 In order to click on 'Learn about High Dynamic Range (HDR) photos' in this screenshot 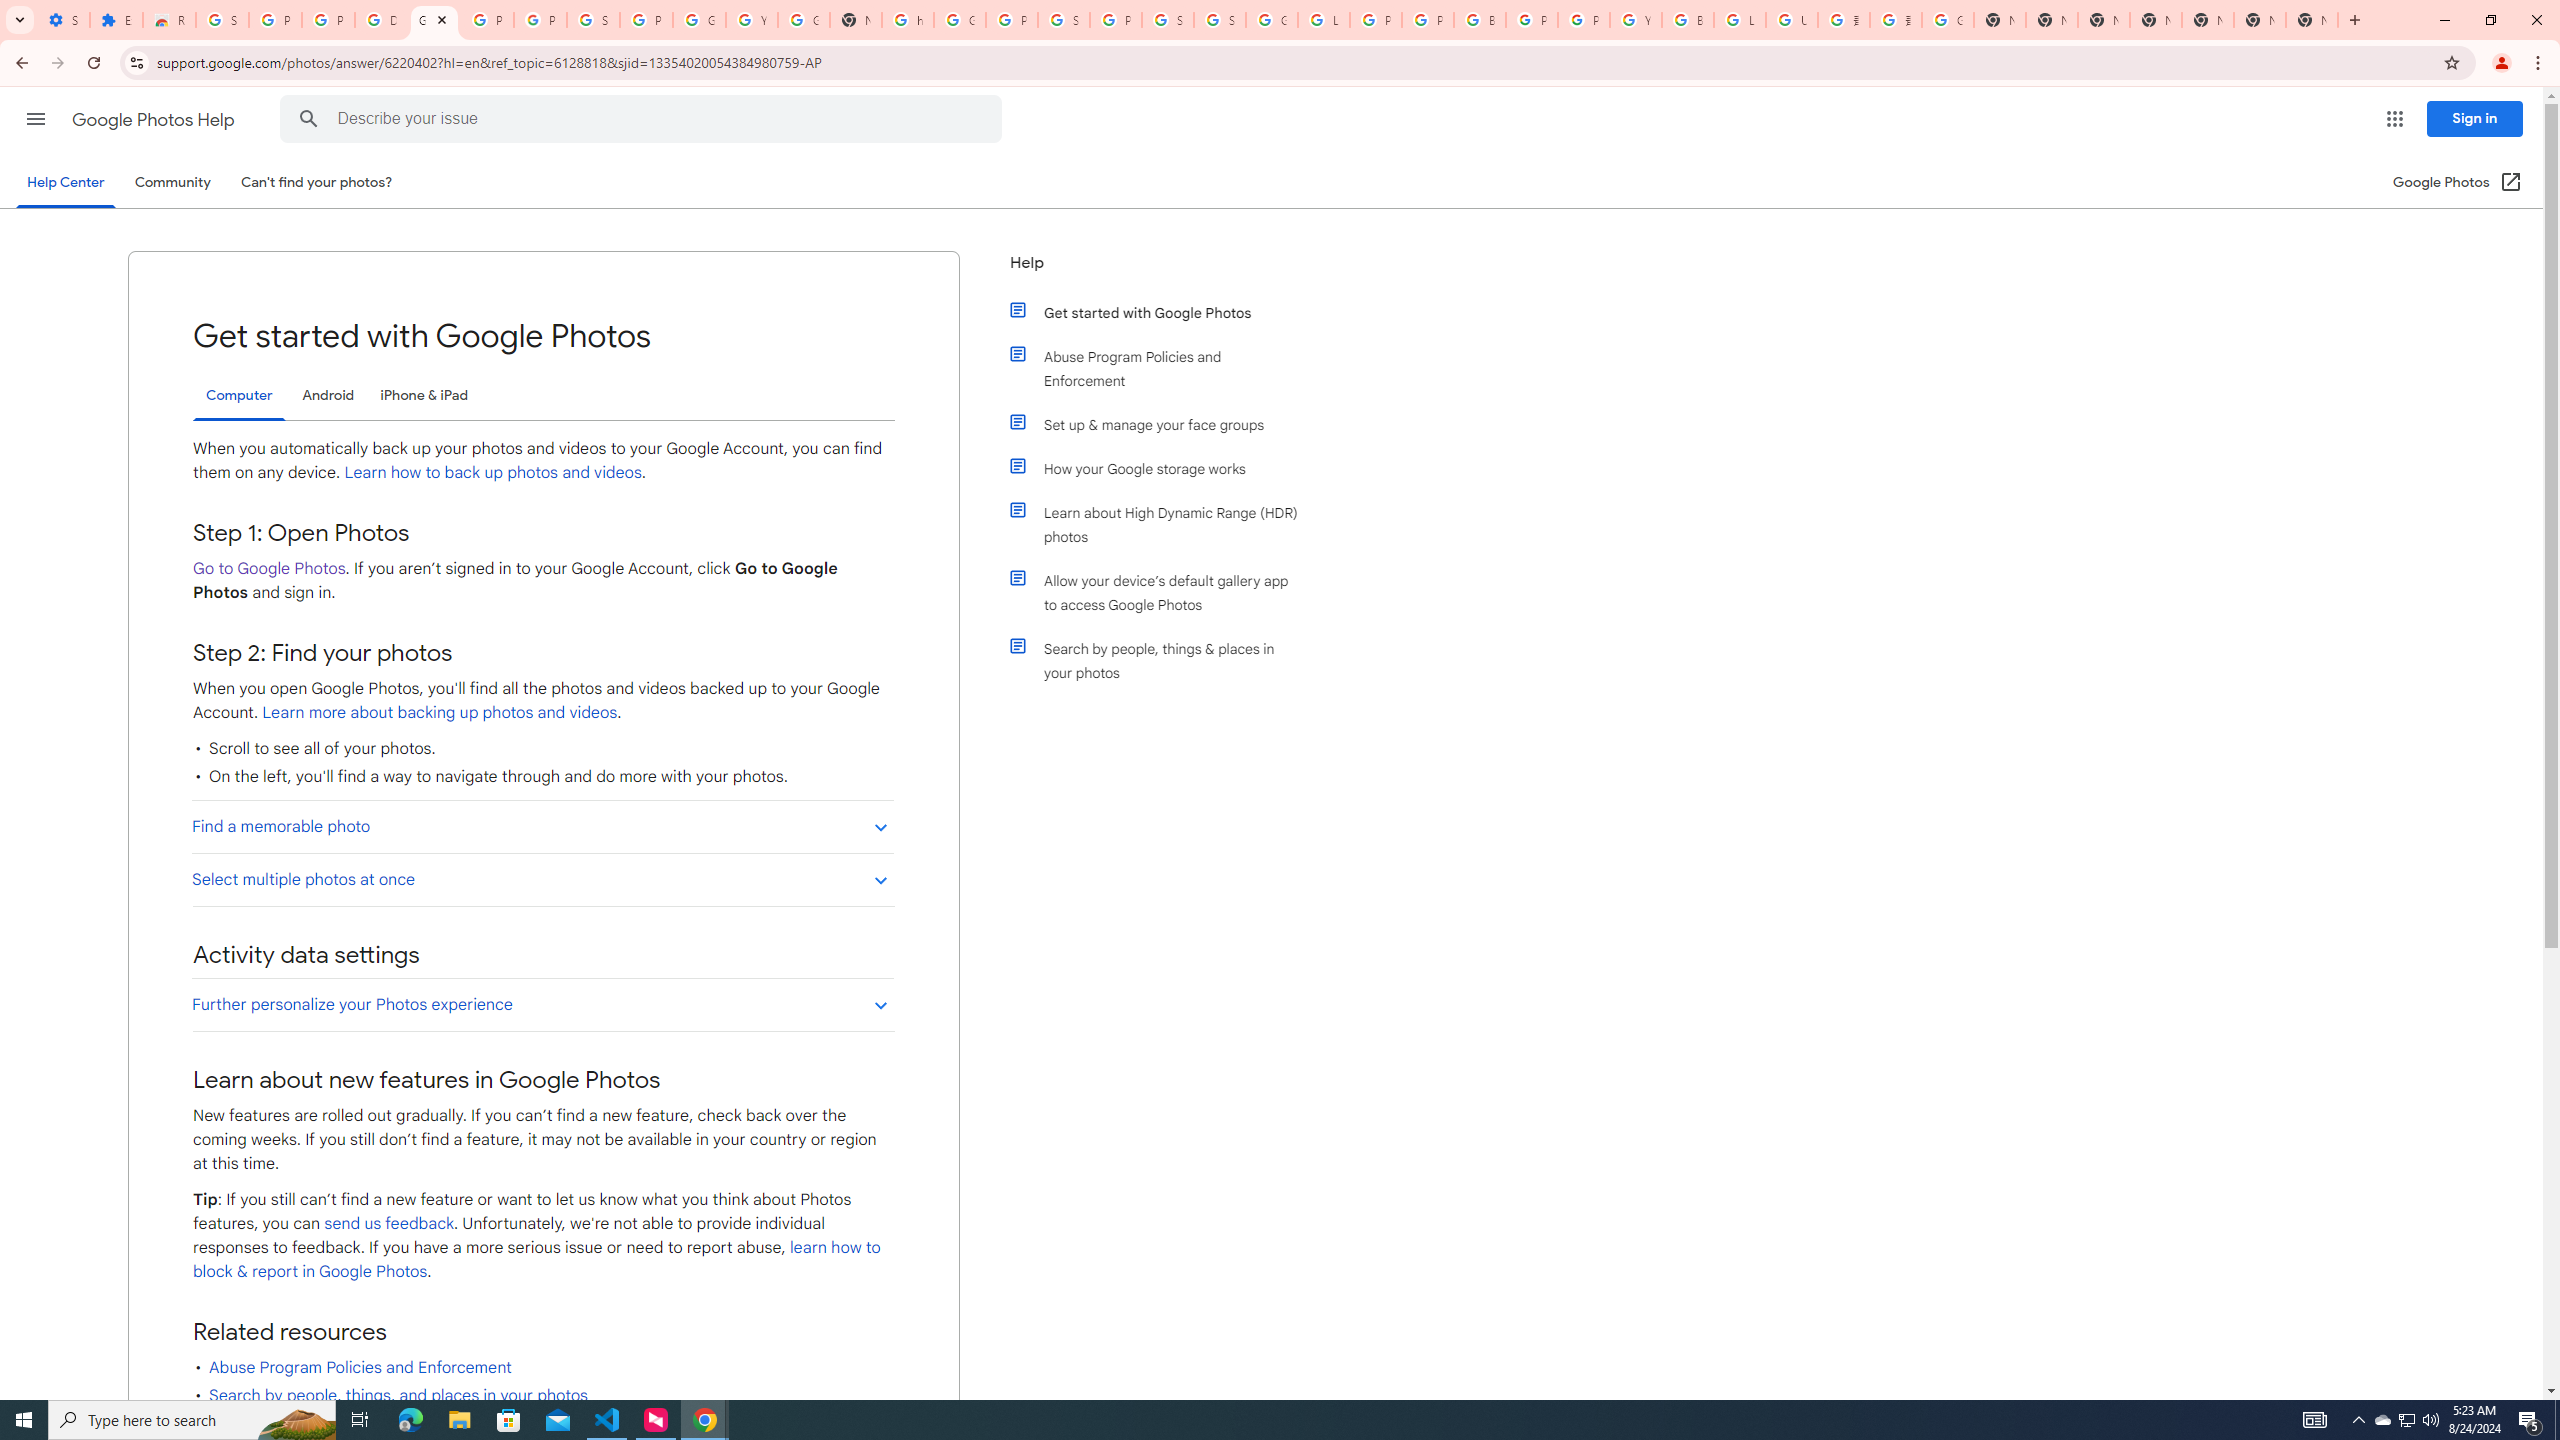, I will do `click(1162, 524)`.